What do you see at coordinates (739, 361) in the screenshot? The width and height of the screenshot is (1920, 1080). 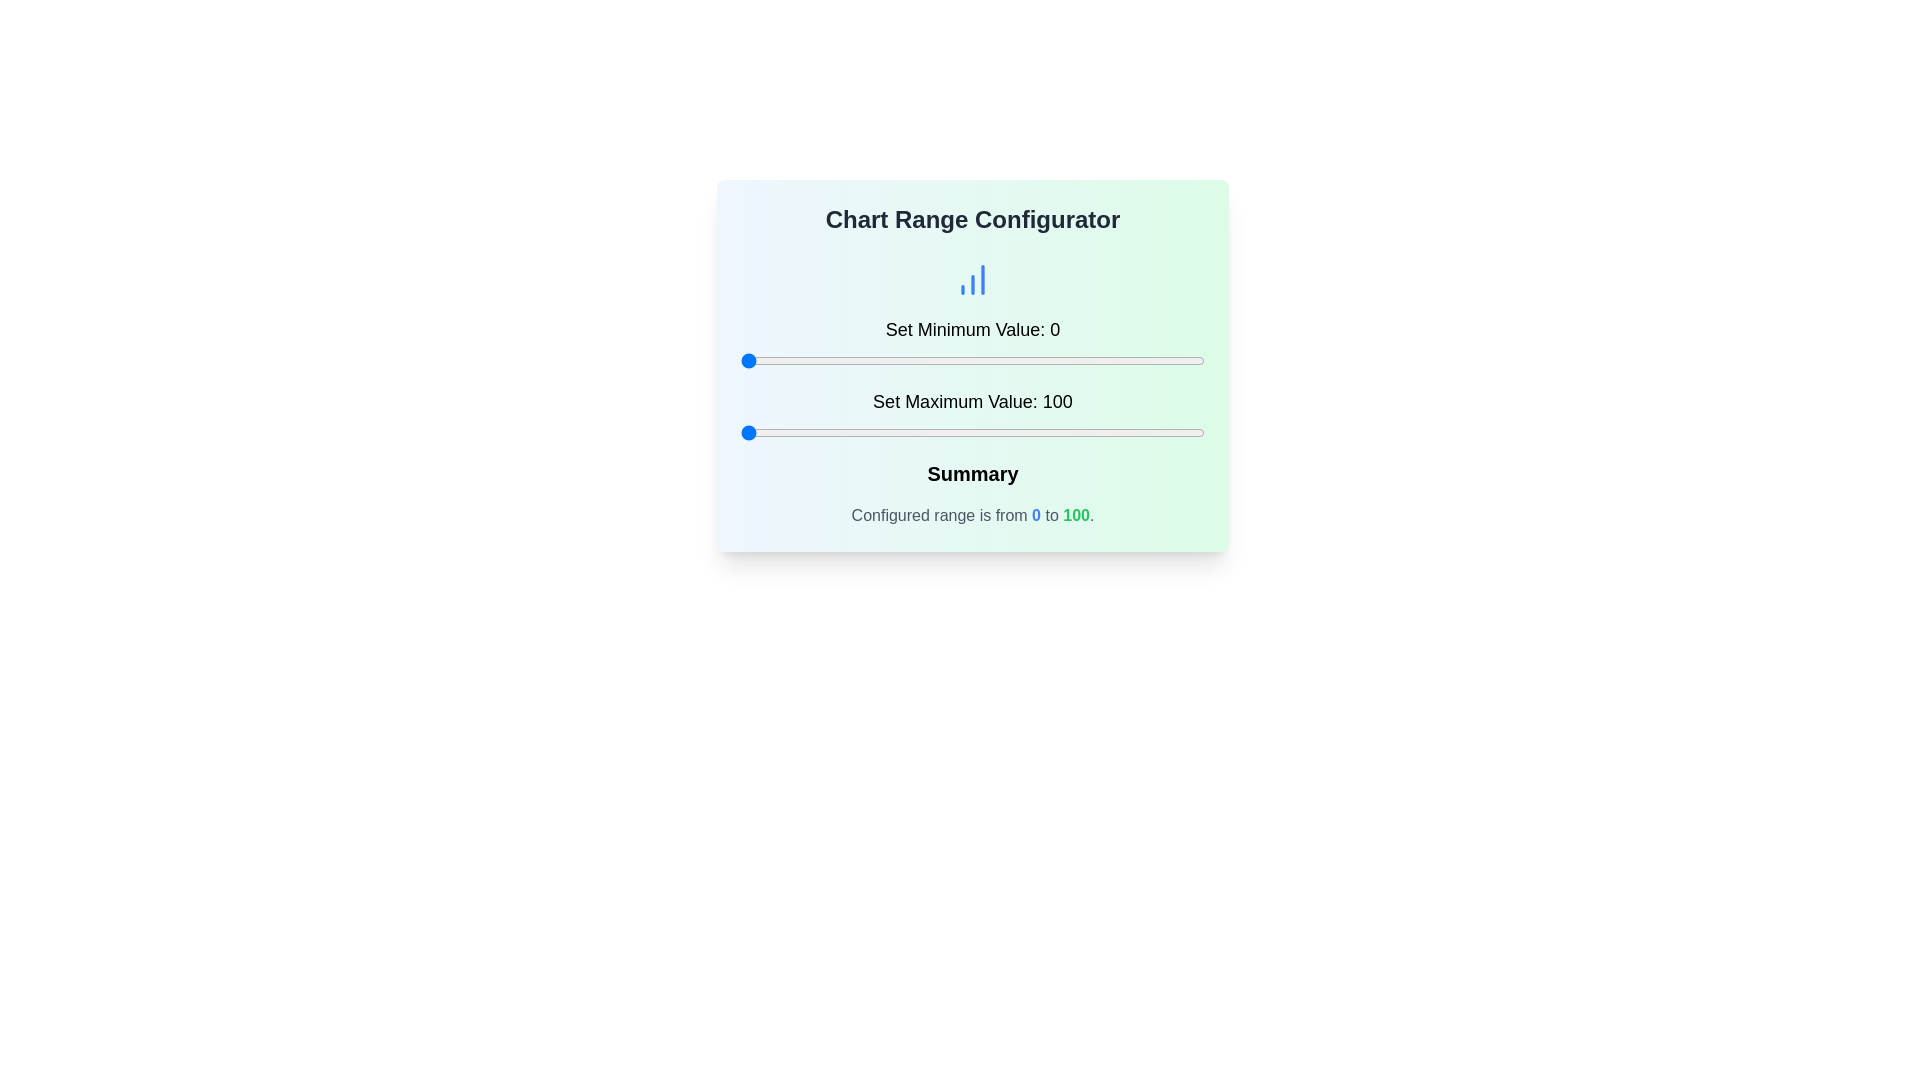 I see `the minimum value slider to set the value to 0` at bounding box center [739, 361].